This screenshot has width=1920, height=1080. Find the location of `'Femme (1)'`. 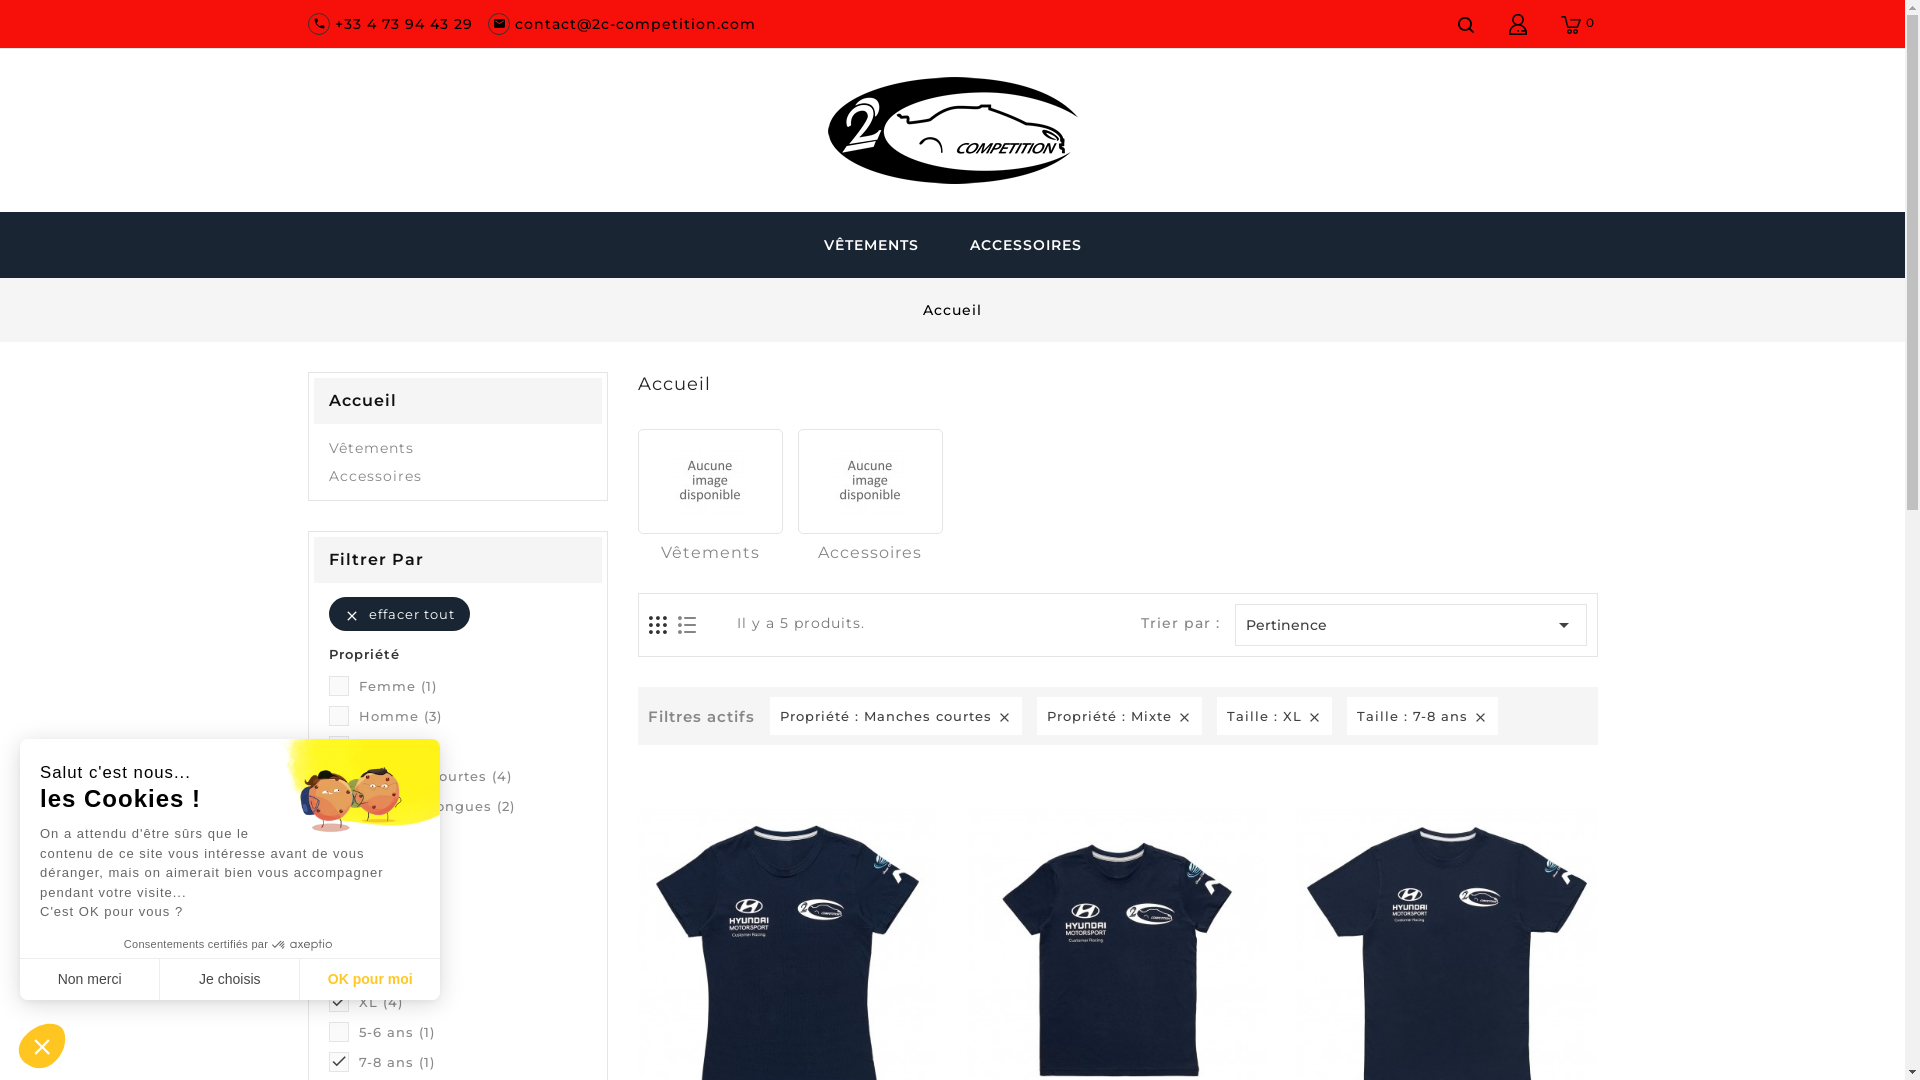

'Femme (1)' is located at coordinates (470, 685).